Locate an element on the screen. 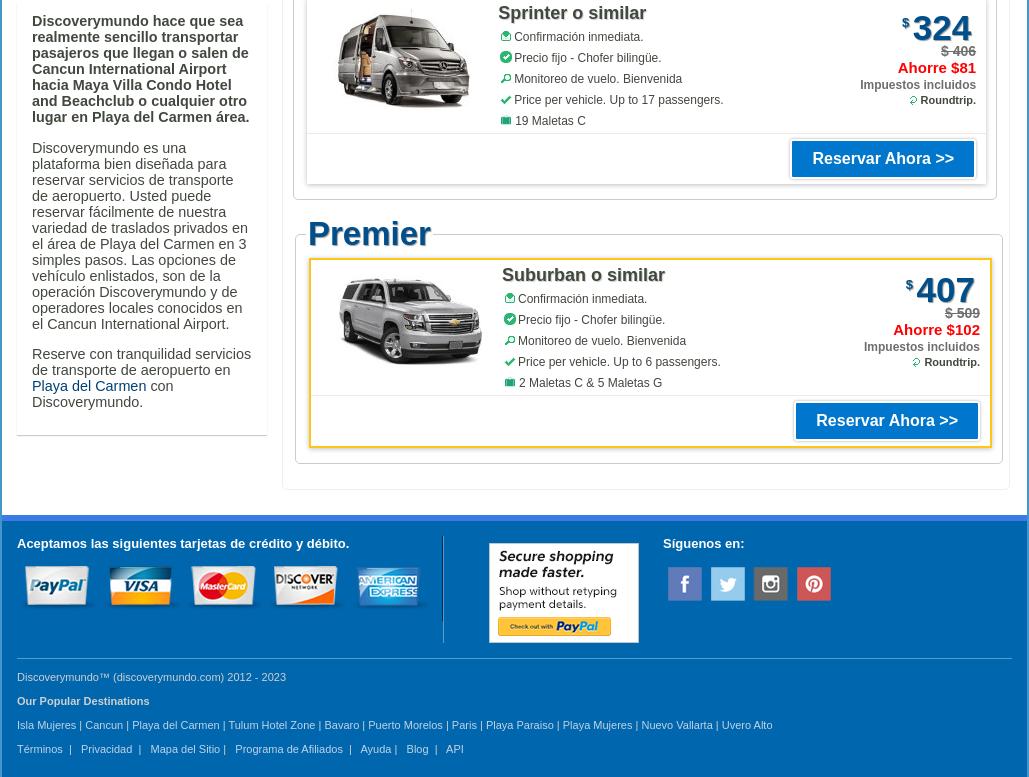 The height and width of the screenshot is (777, 1029). 'Uvero Alto' is located at coordinates (746, 724).